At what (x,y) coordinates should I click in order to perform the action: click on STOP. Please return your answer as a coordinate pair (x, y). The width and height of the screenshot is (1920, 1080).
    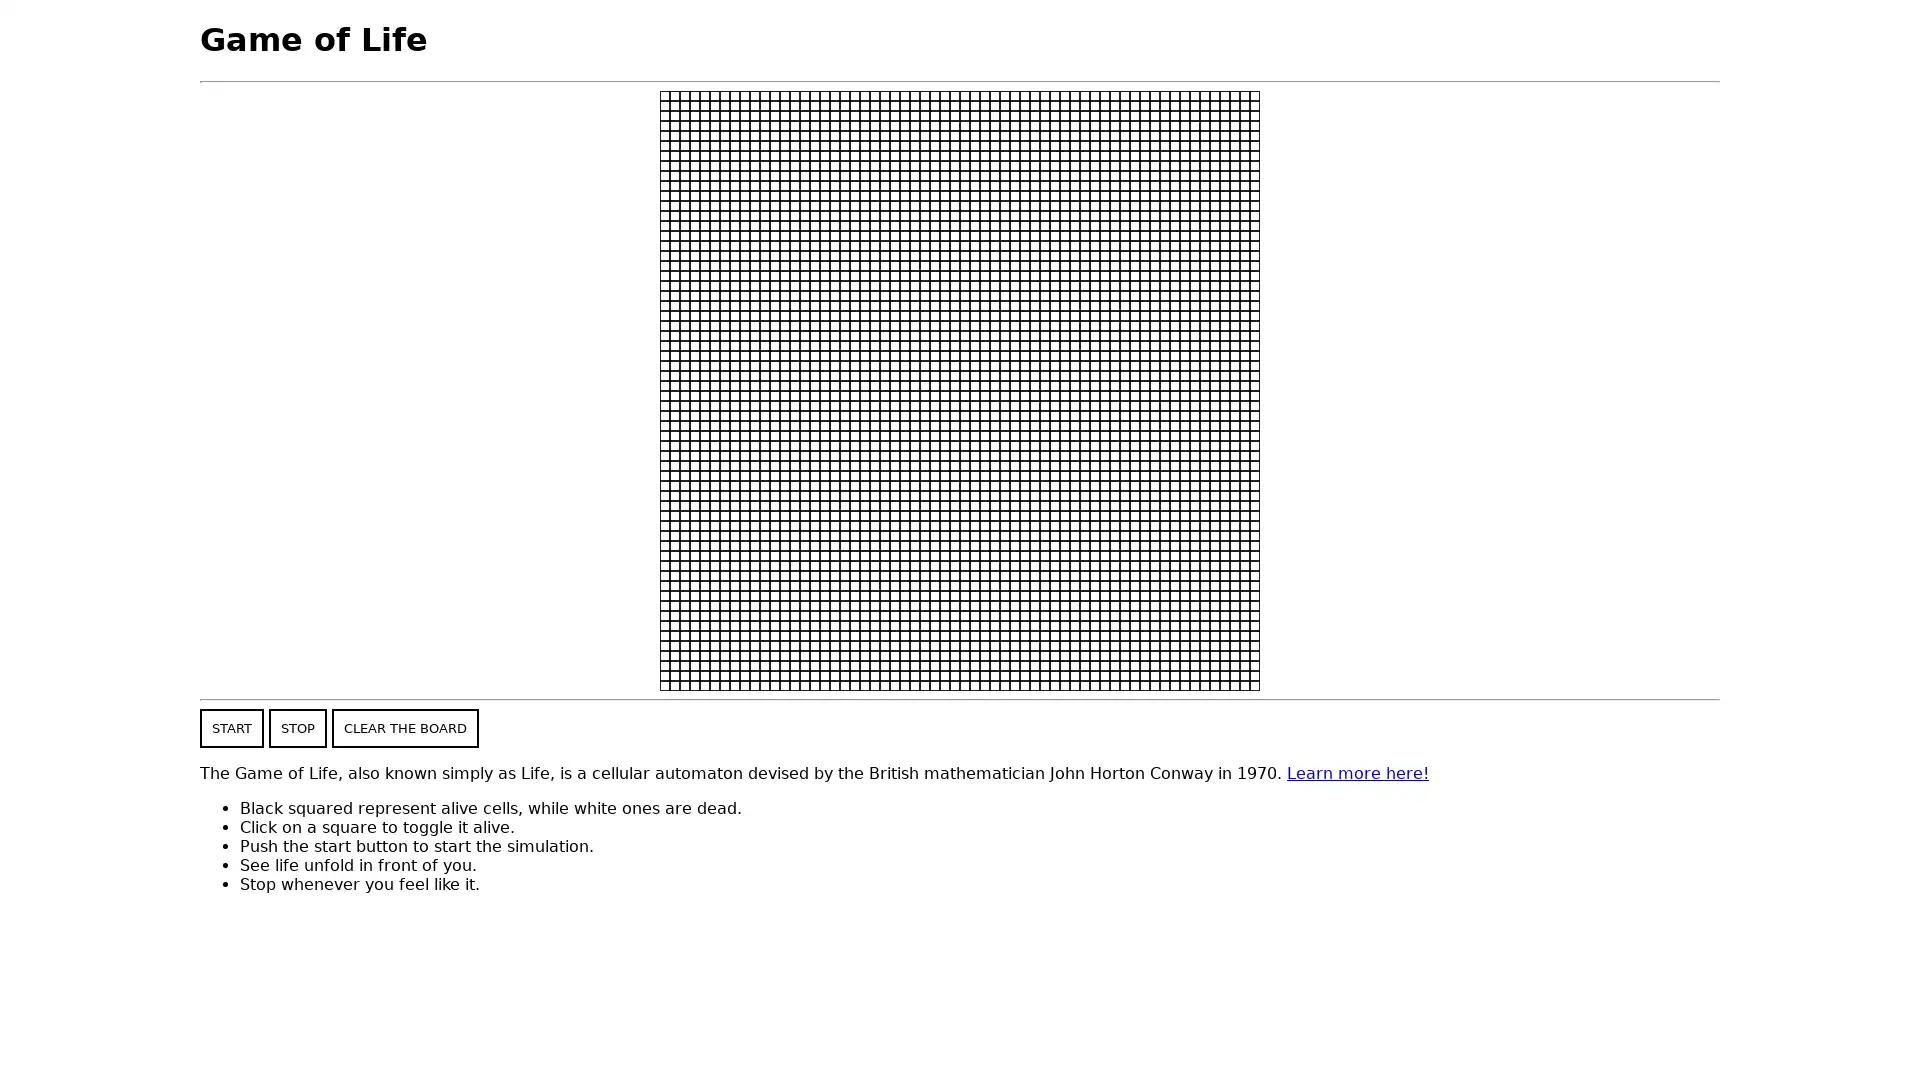
    Looking at the image, I should click on (296, 727).